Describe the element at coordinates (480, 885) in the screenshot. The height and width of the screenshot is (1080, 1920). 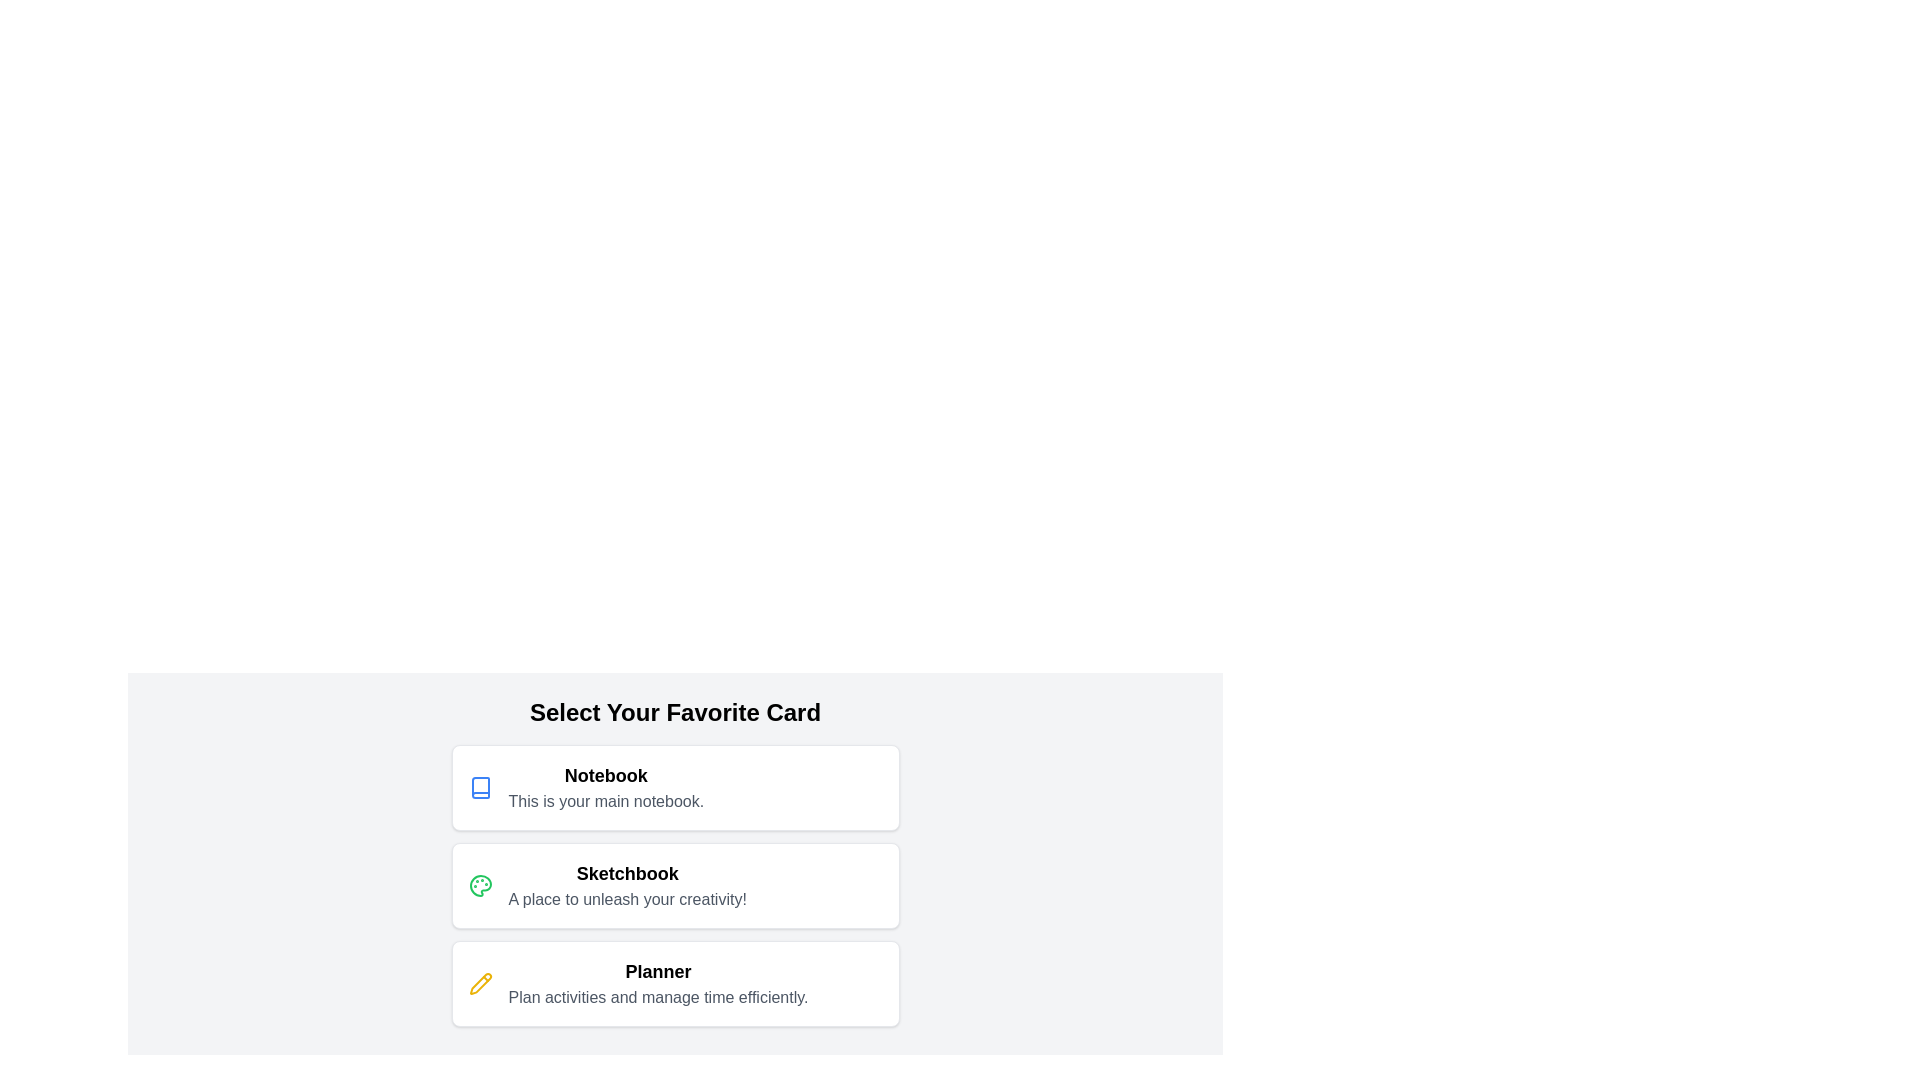
I see `the green outline painter's palette icon with circular cutouts, which is the central shape of the icon` at that location.